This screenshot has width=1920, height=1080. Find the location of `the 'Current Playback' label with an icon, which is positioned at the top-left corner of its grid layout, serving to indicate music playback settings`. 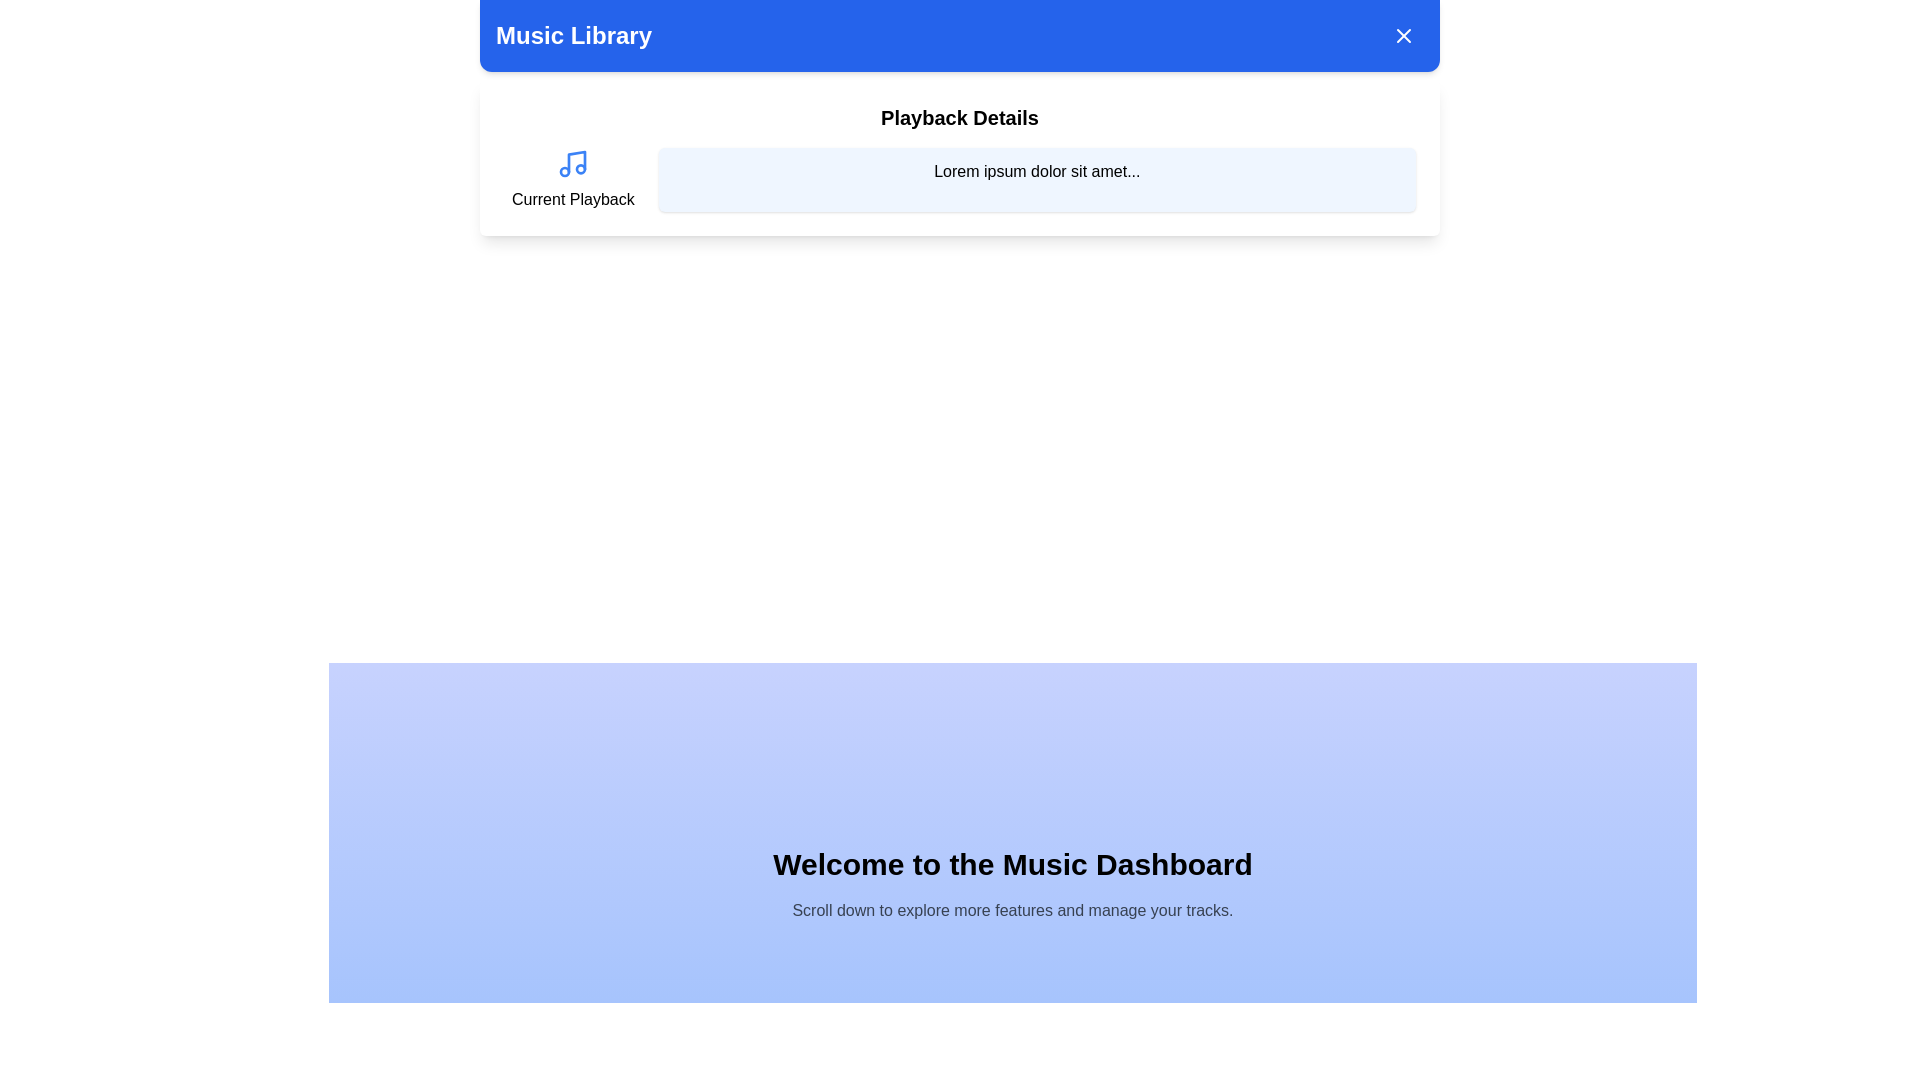

the 'Current Playback' label with an icon, which is positioned at the top-left corner of its grid layout, serving to indicate music playback settings is located at coordinates (572, 180).